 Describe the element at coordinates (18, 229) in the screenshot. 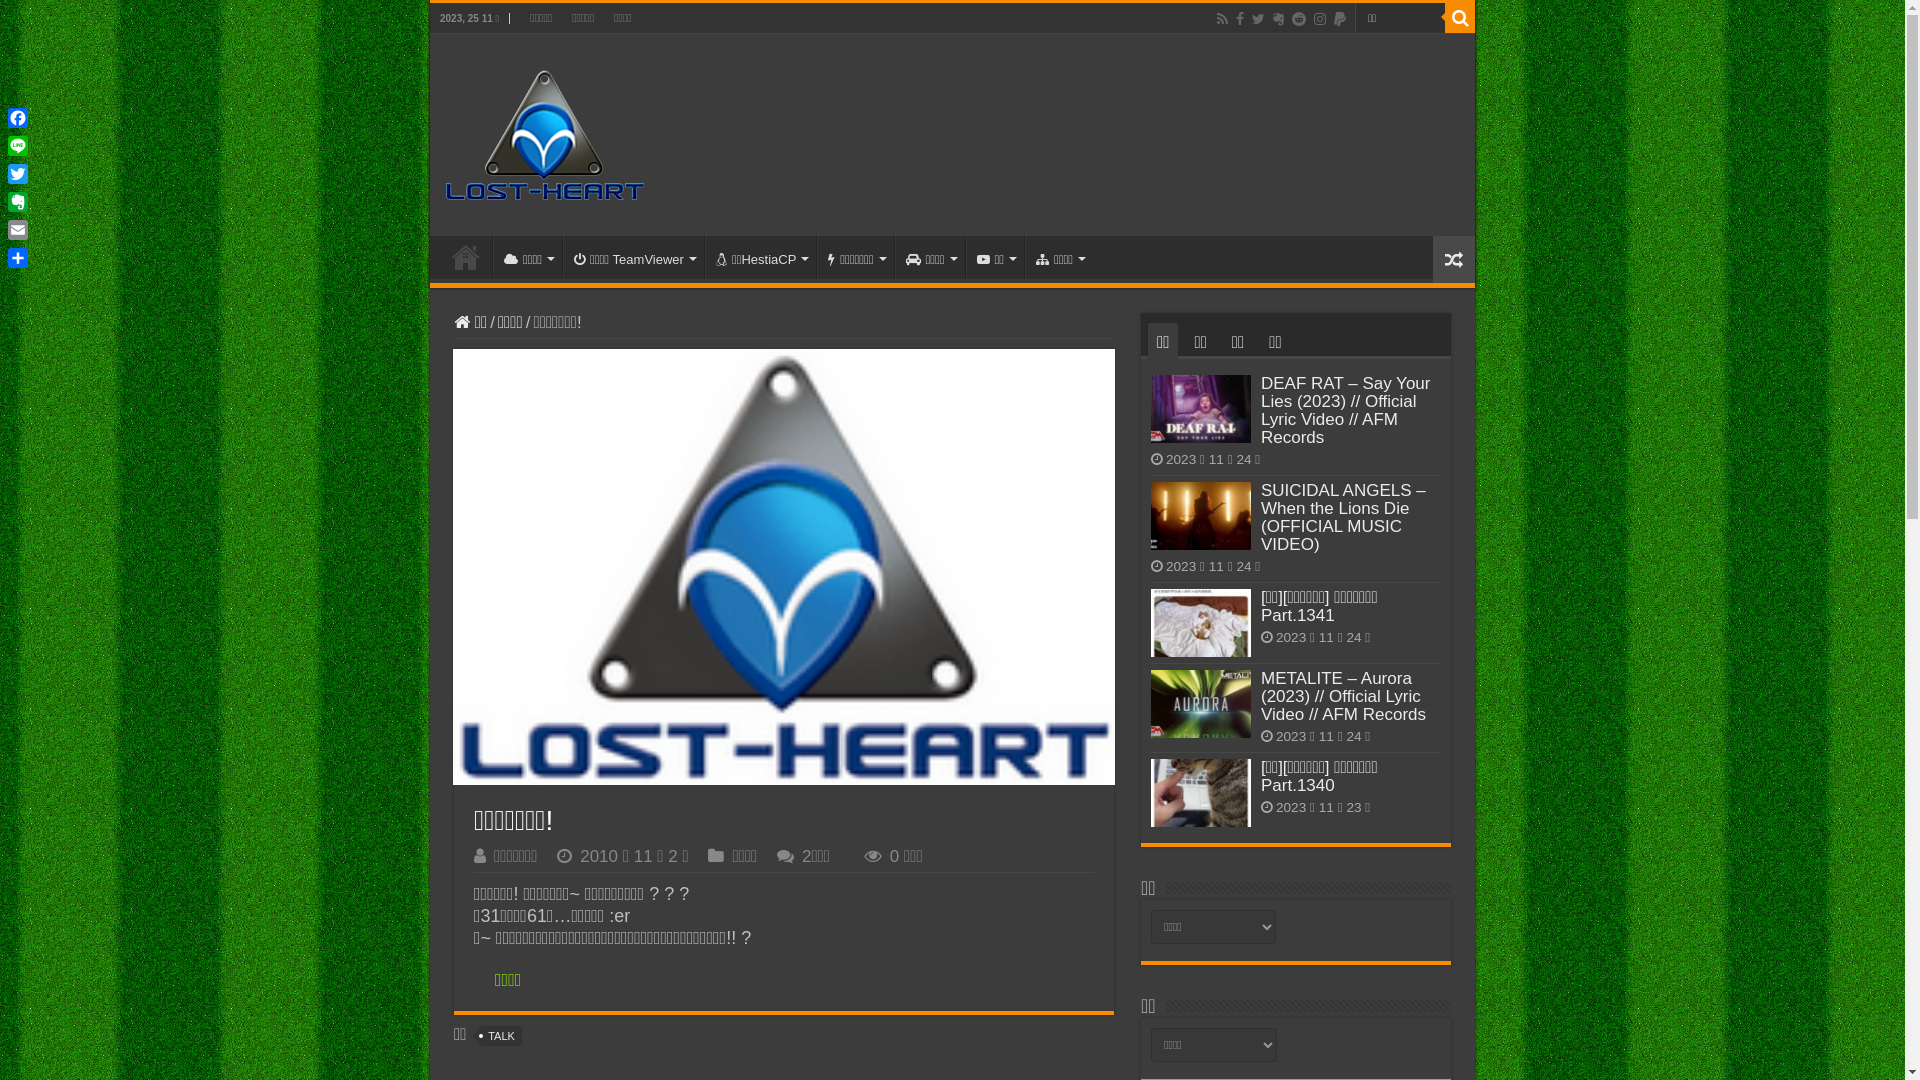

I see `'Email'` at that location.